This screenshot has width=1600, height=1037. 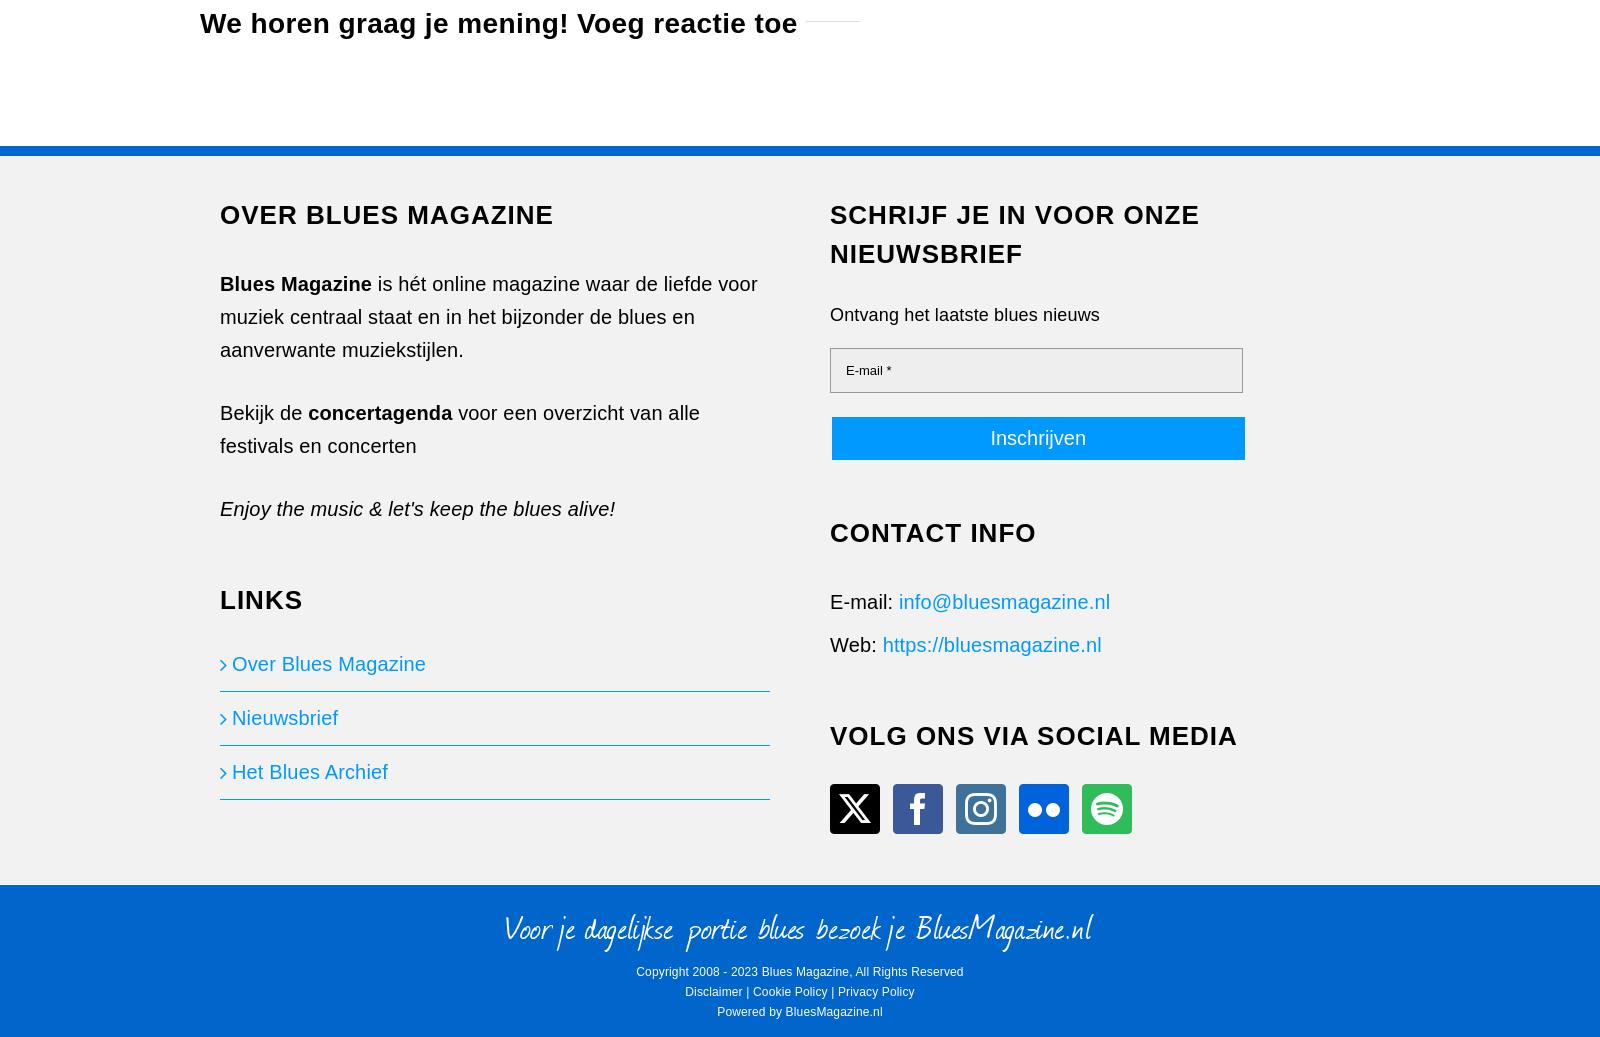 I want to click on 'SCHRIJF JE IN VOOR ONZE NIEUWSBRIEF', so click(x=1014, y=233).